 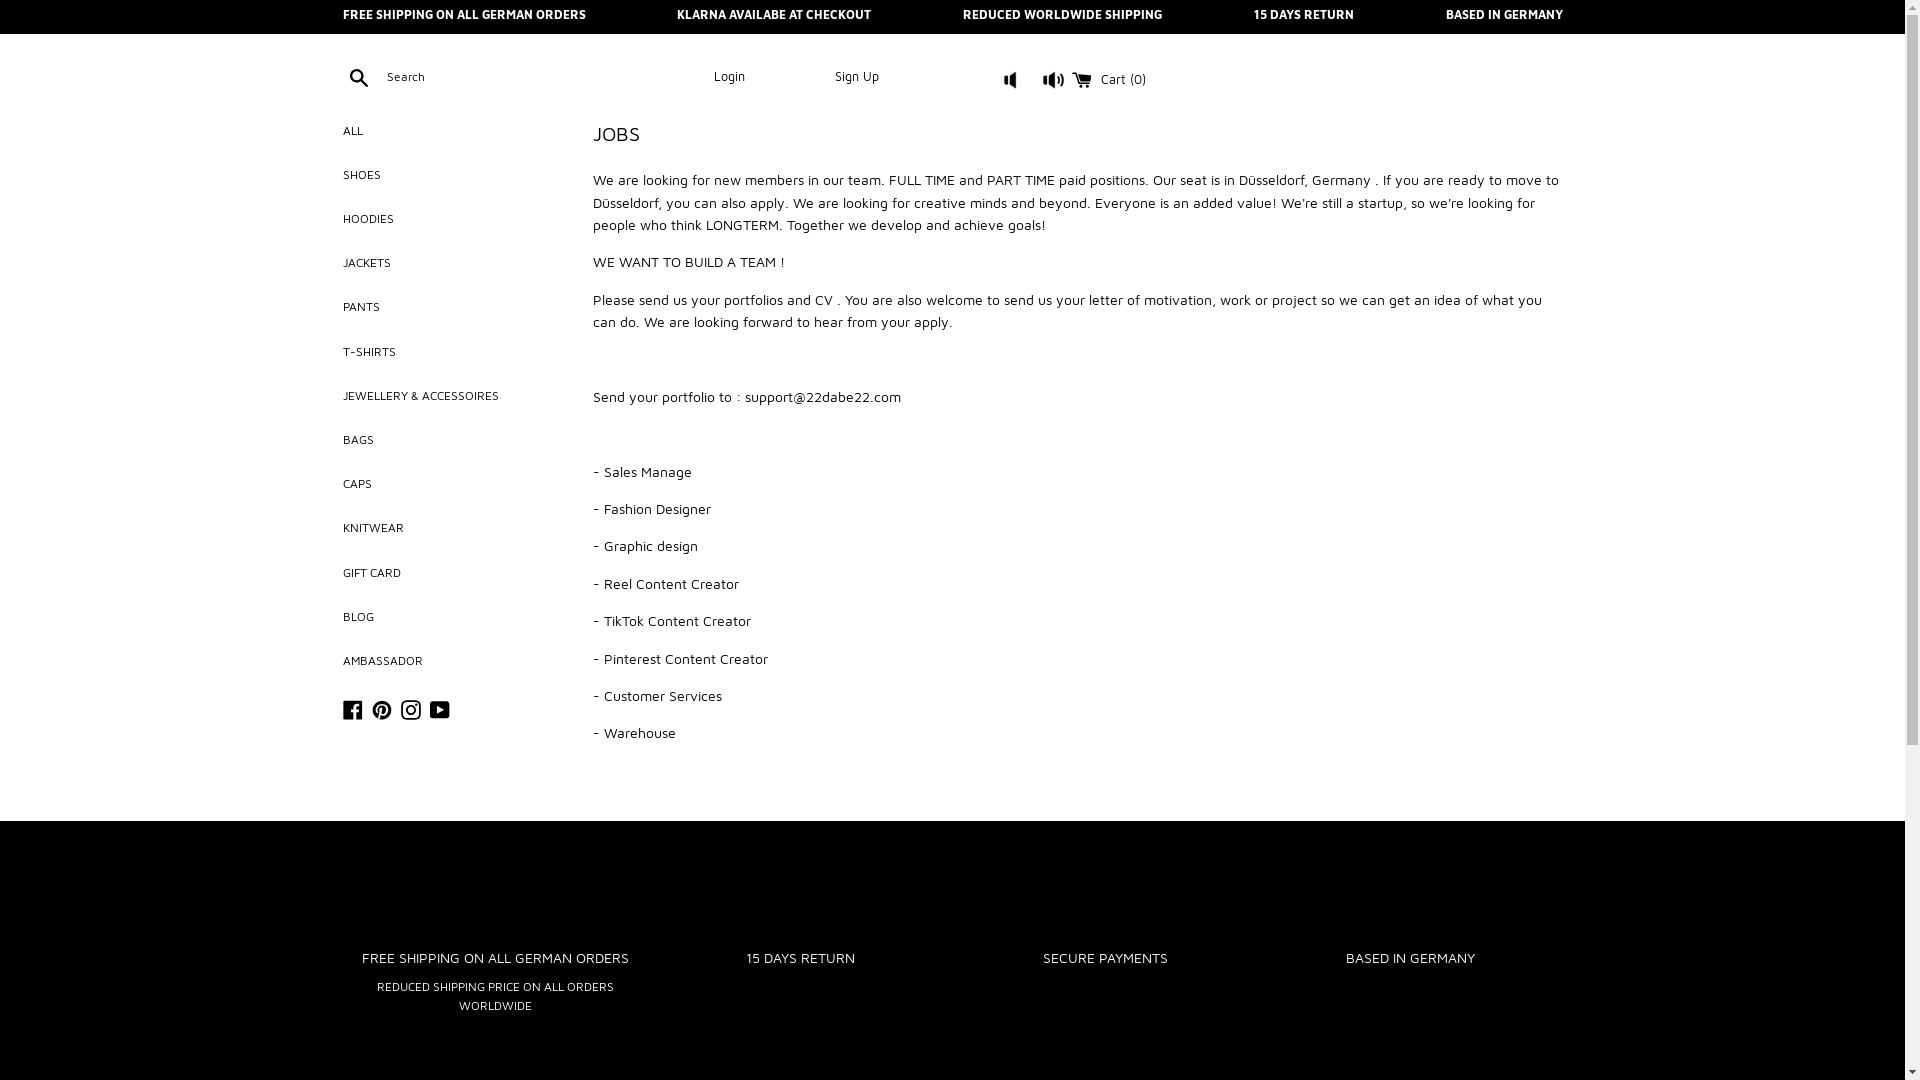 What do you see at coordinates (450, 261) in the screenshot?
I see `'JACKETS'` at bounding box center [450, 261].